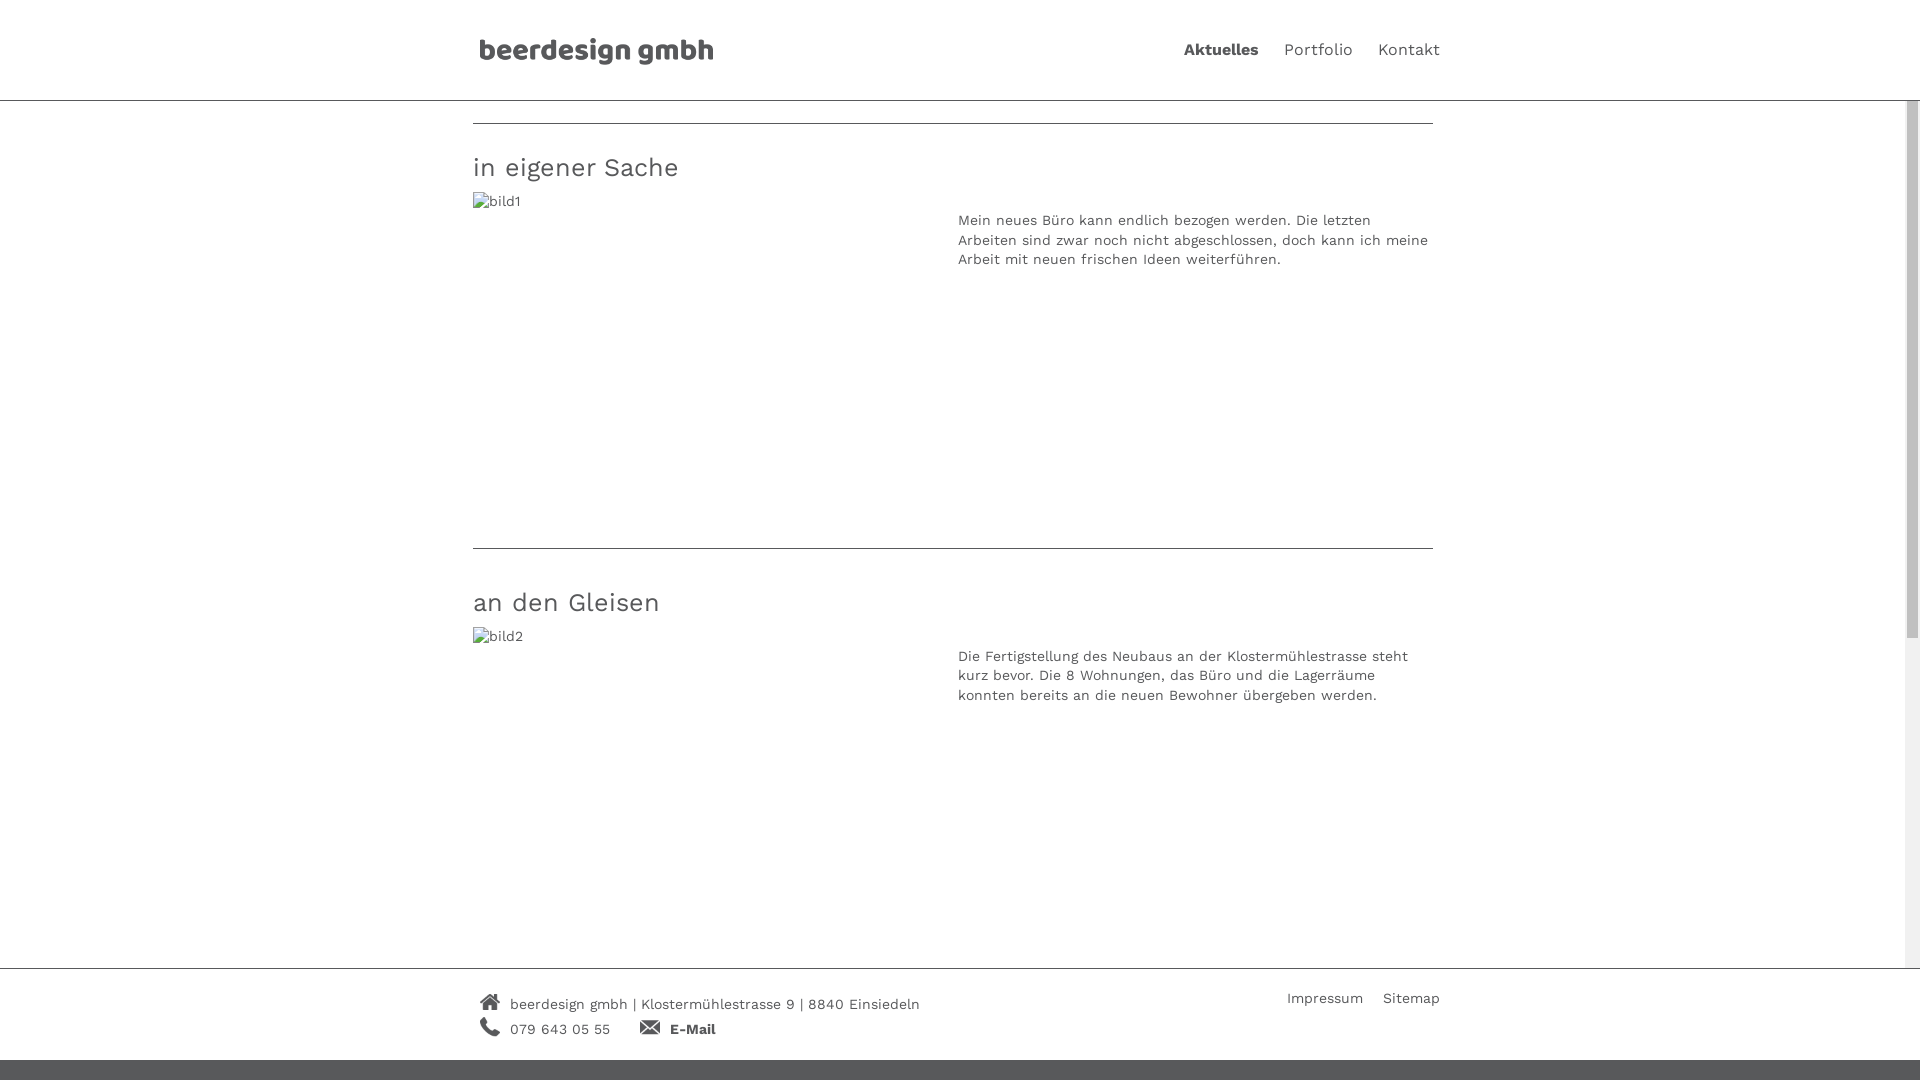 The height and width of the screenshot is (1080, 1920). What do you see at coordinates (1408, 49) in the screenshot?
I see `'Kontakt'` at bounding box center [1408, 49].